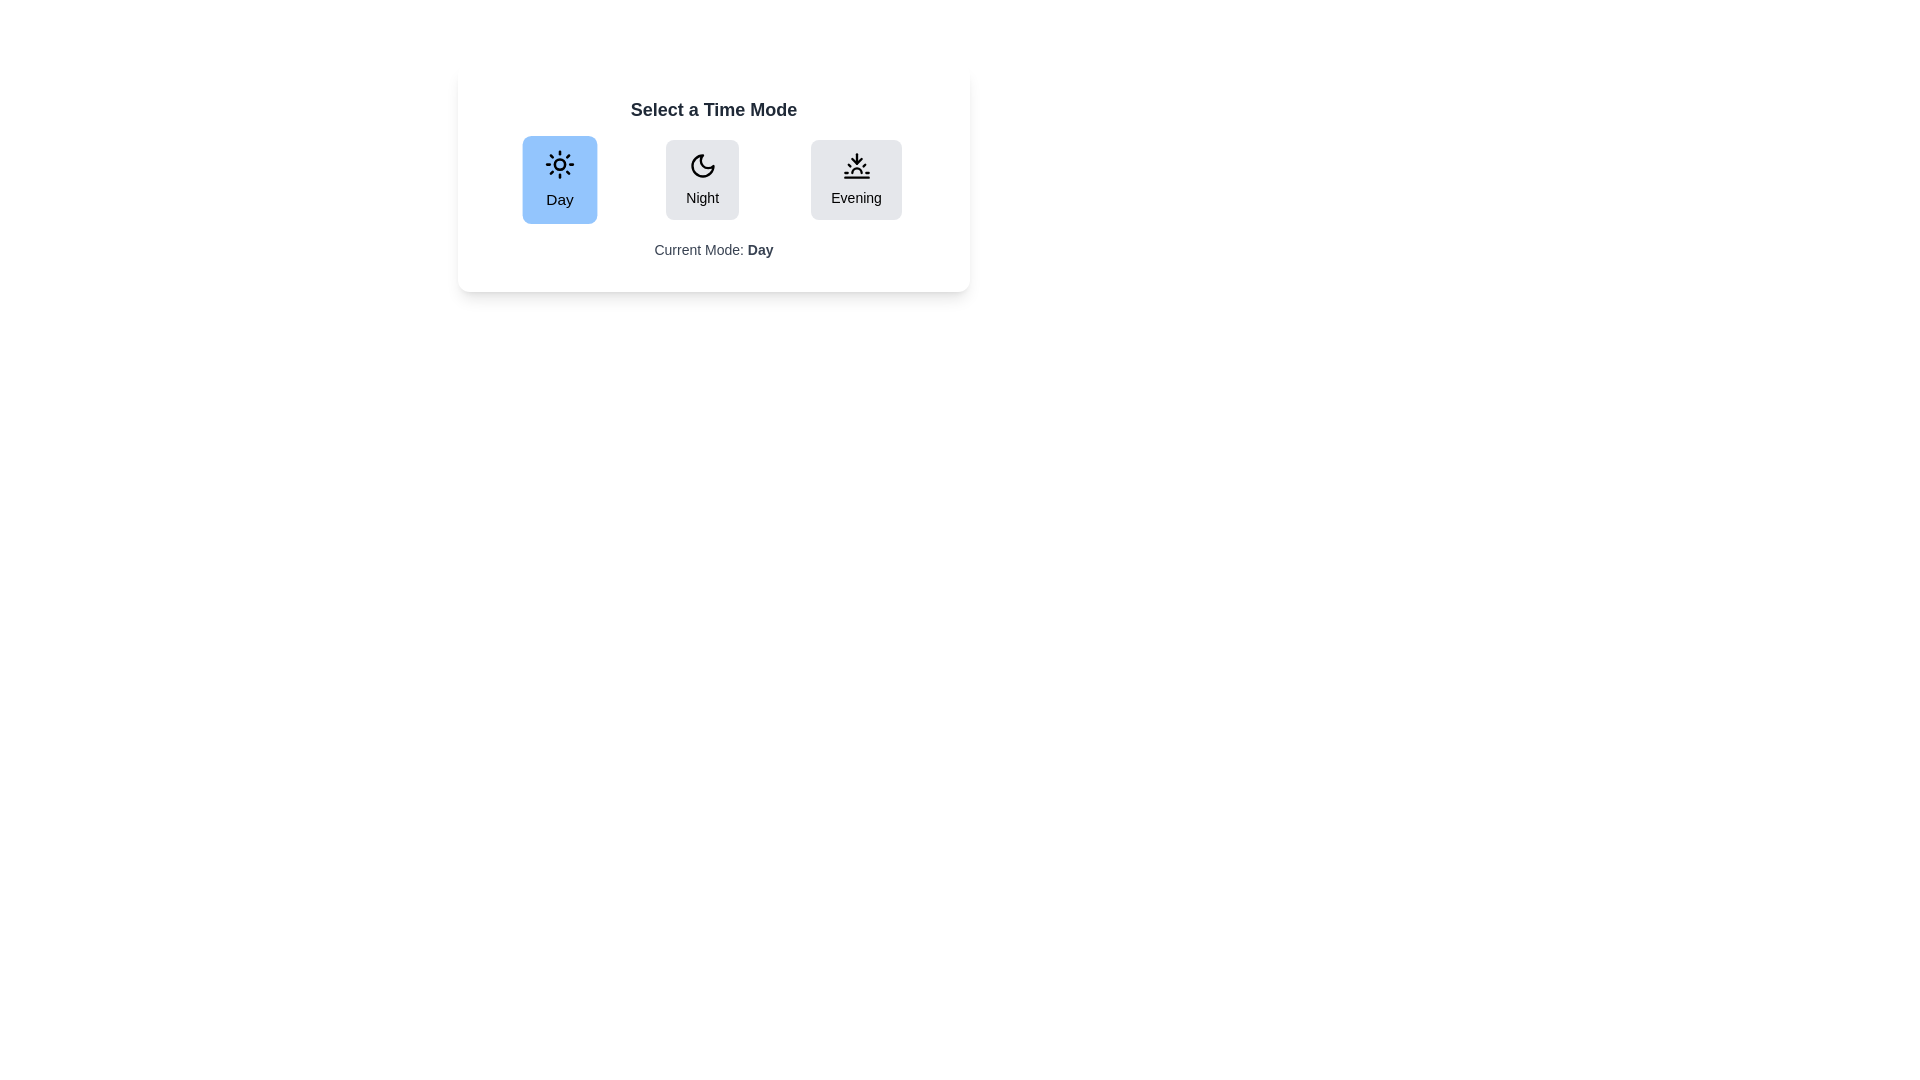  I want to click on the button corresponding to the mode Day, so click(560, 180).